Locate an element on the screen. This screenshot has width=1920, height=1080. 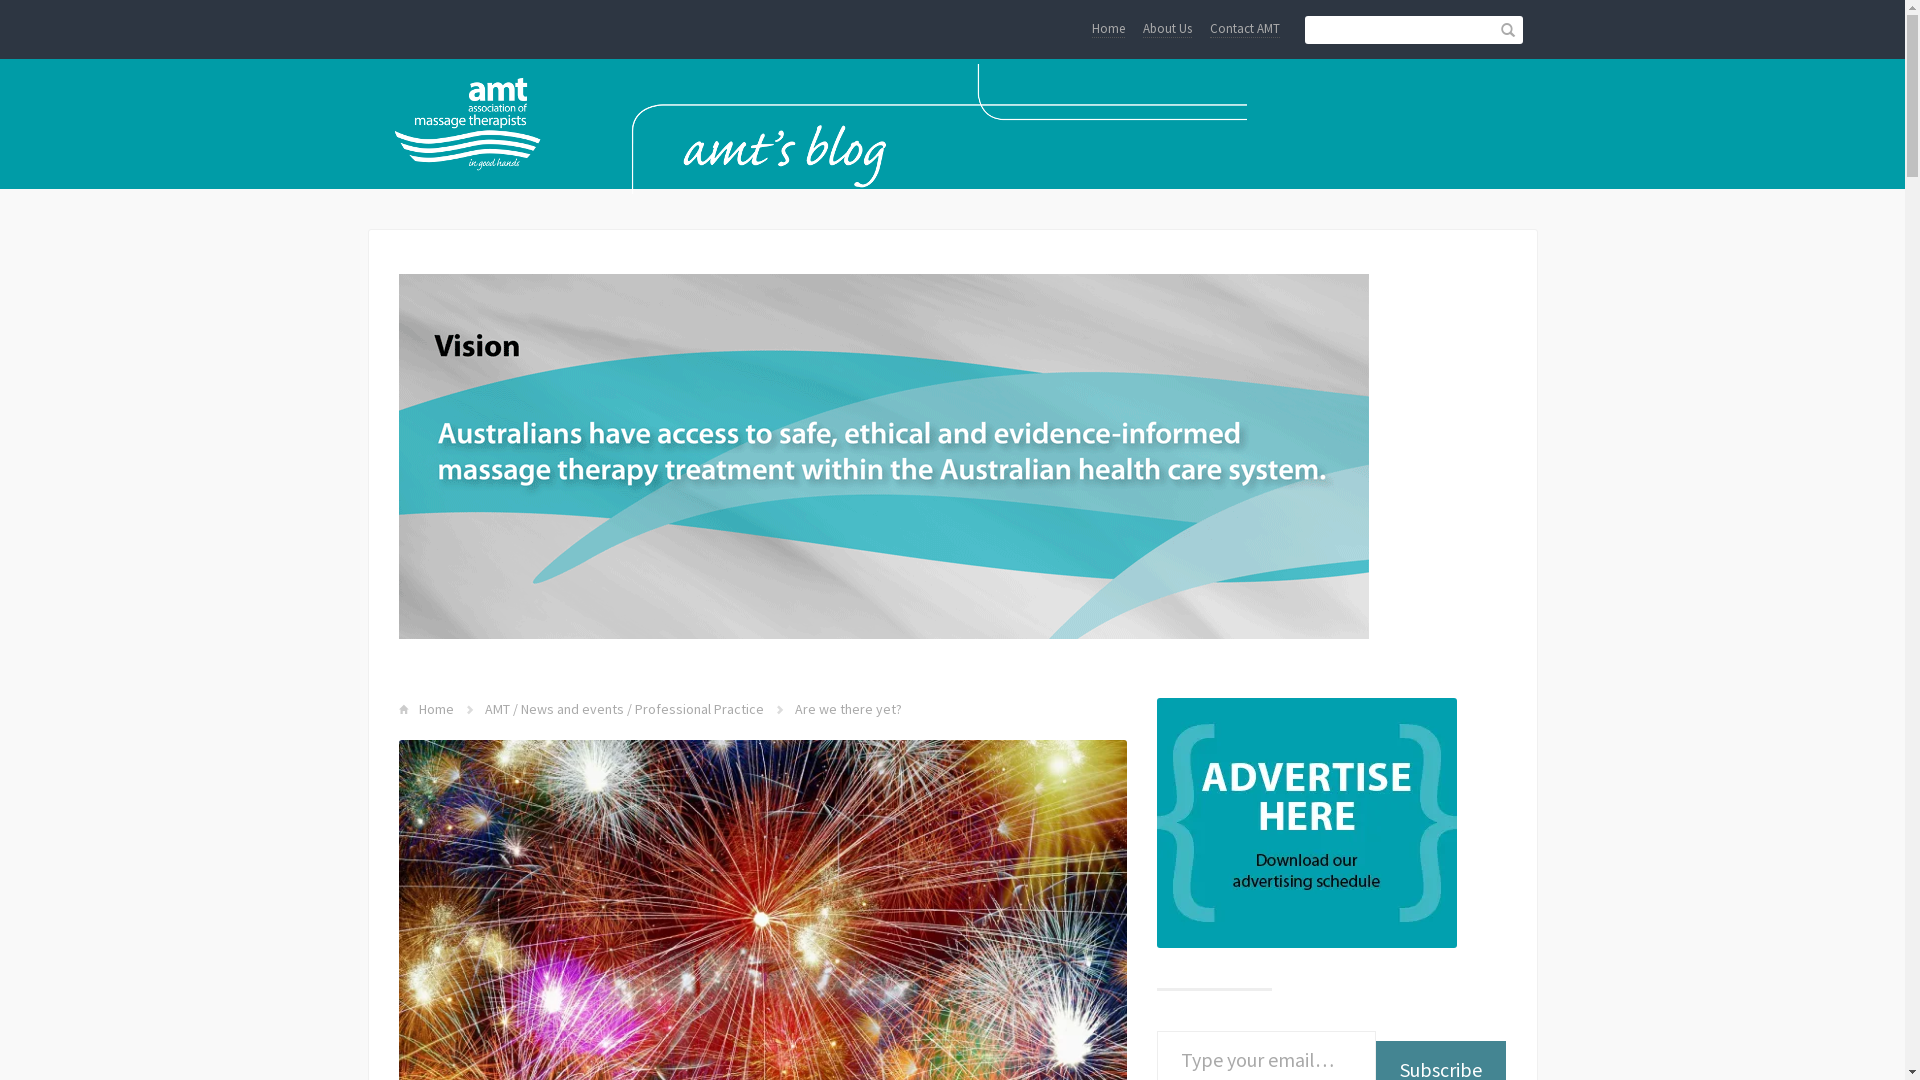
'Home' is located at coordinates (434, 708).